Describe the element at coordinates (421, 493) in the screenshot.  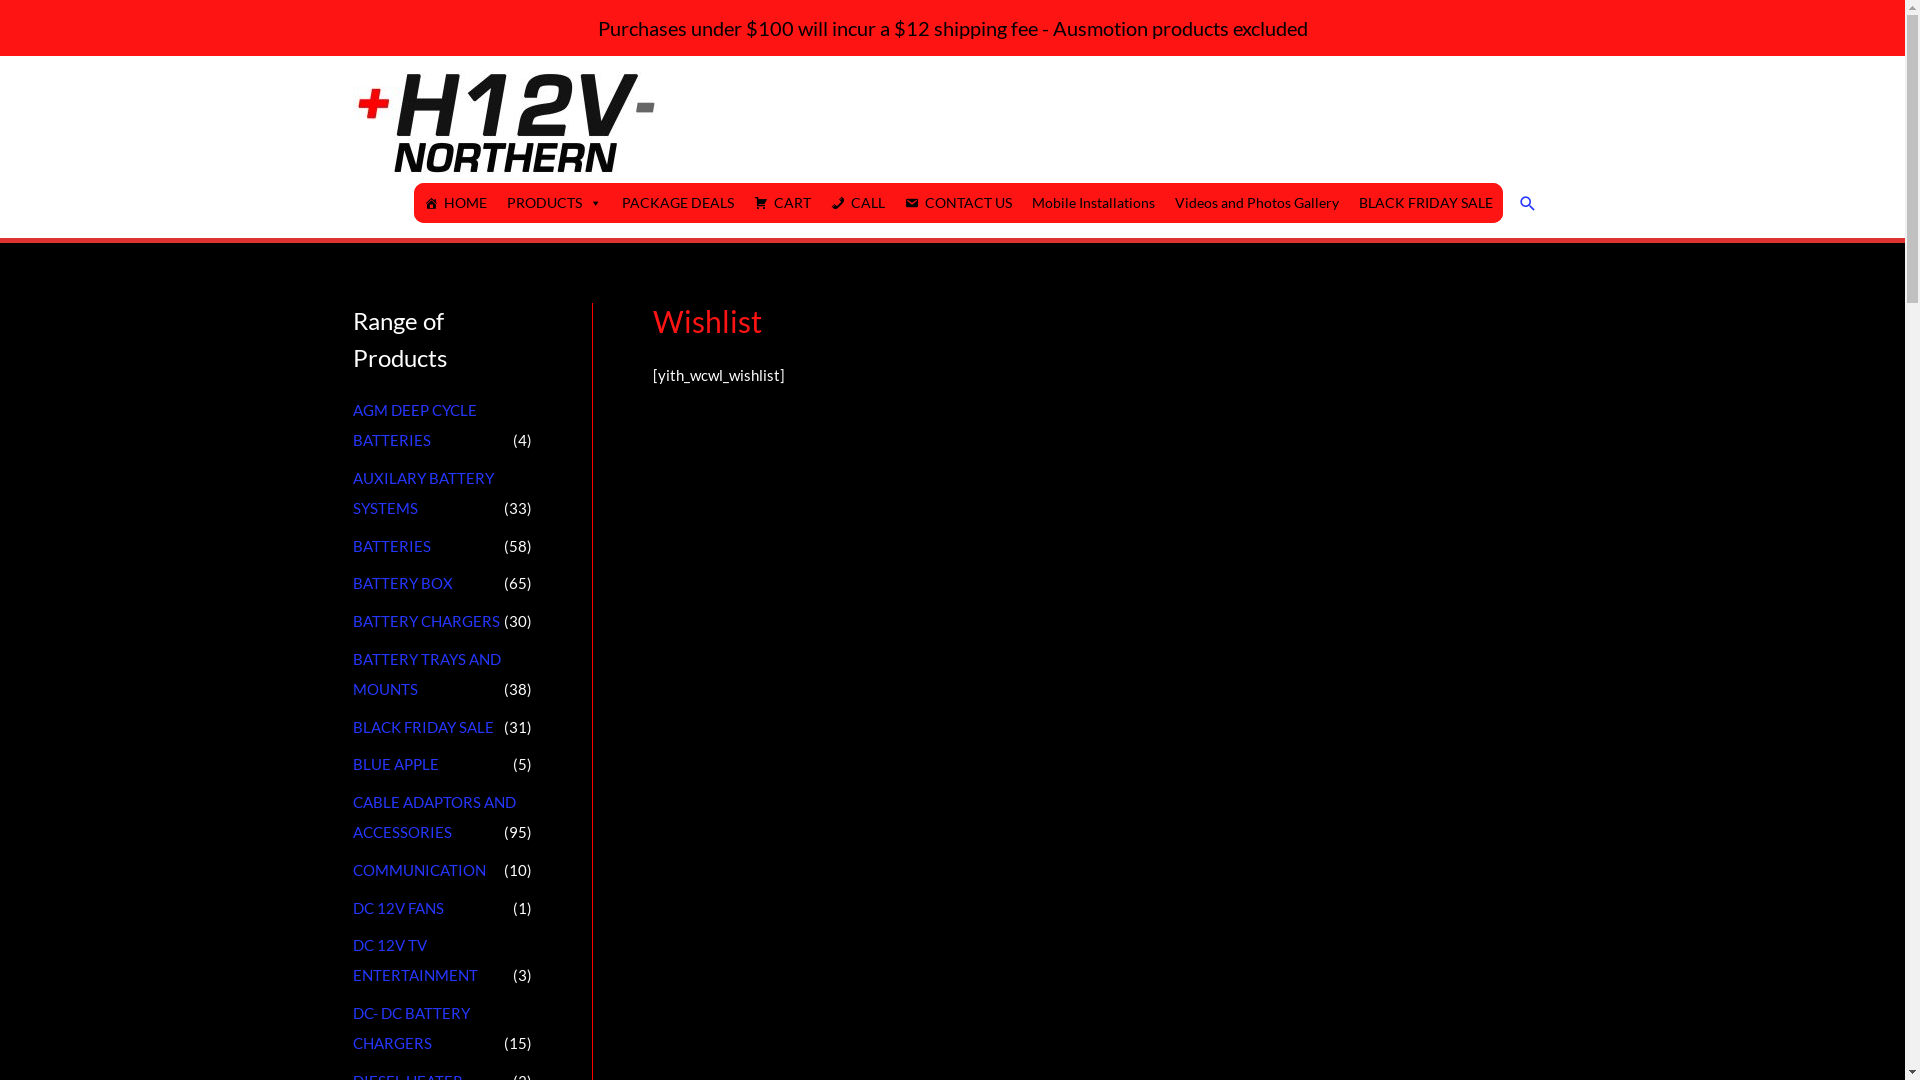
I see `'AUXILARY BATTERY SYSTEMS'` at that location.